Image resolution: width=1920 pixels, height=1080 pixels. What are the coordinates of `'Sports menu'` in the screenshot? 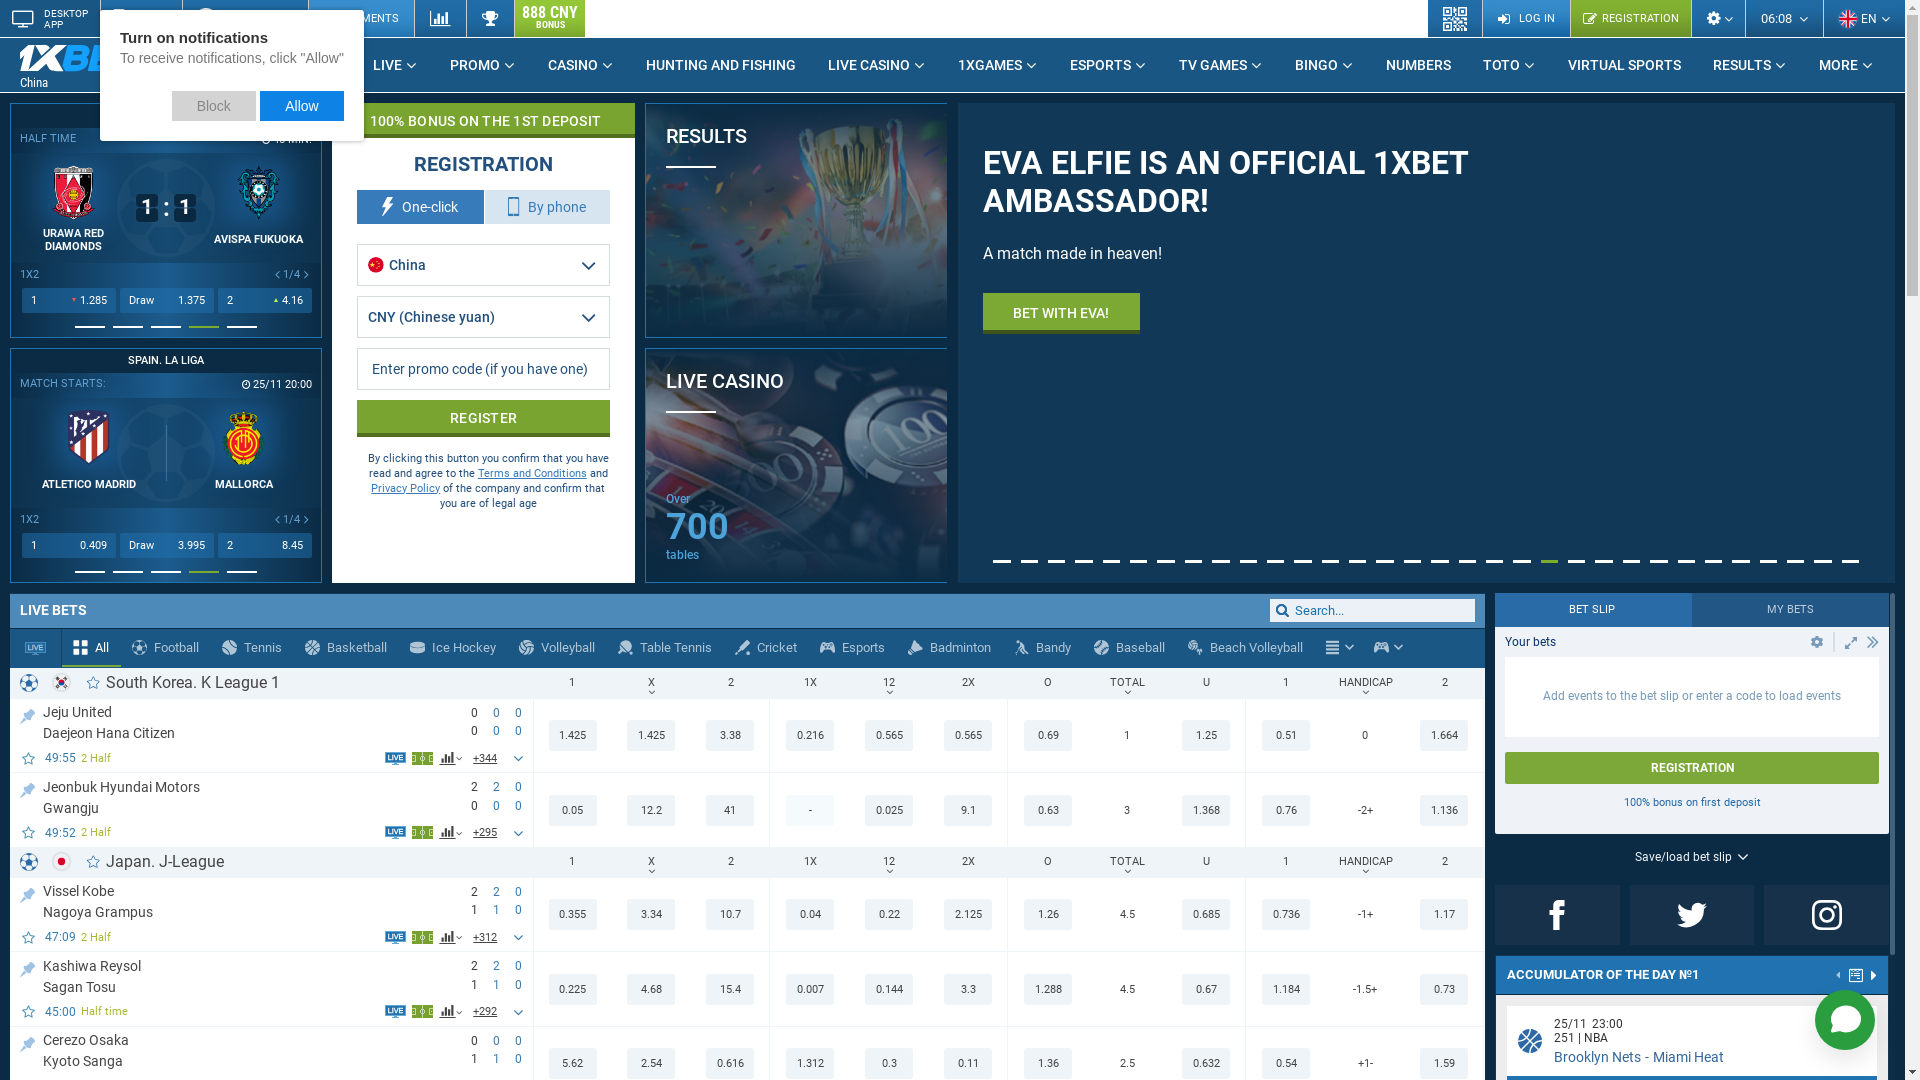 It's located at (1339, 648).